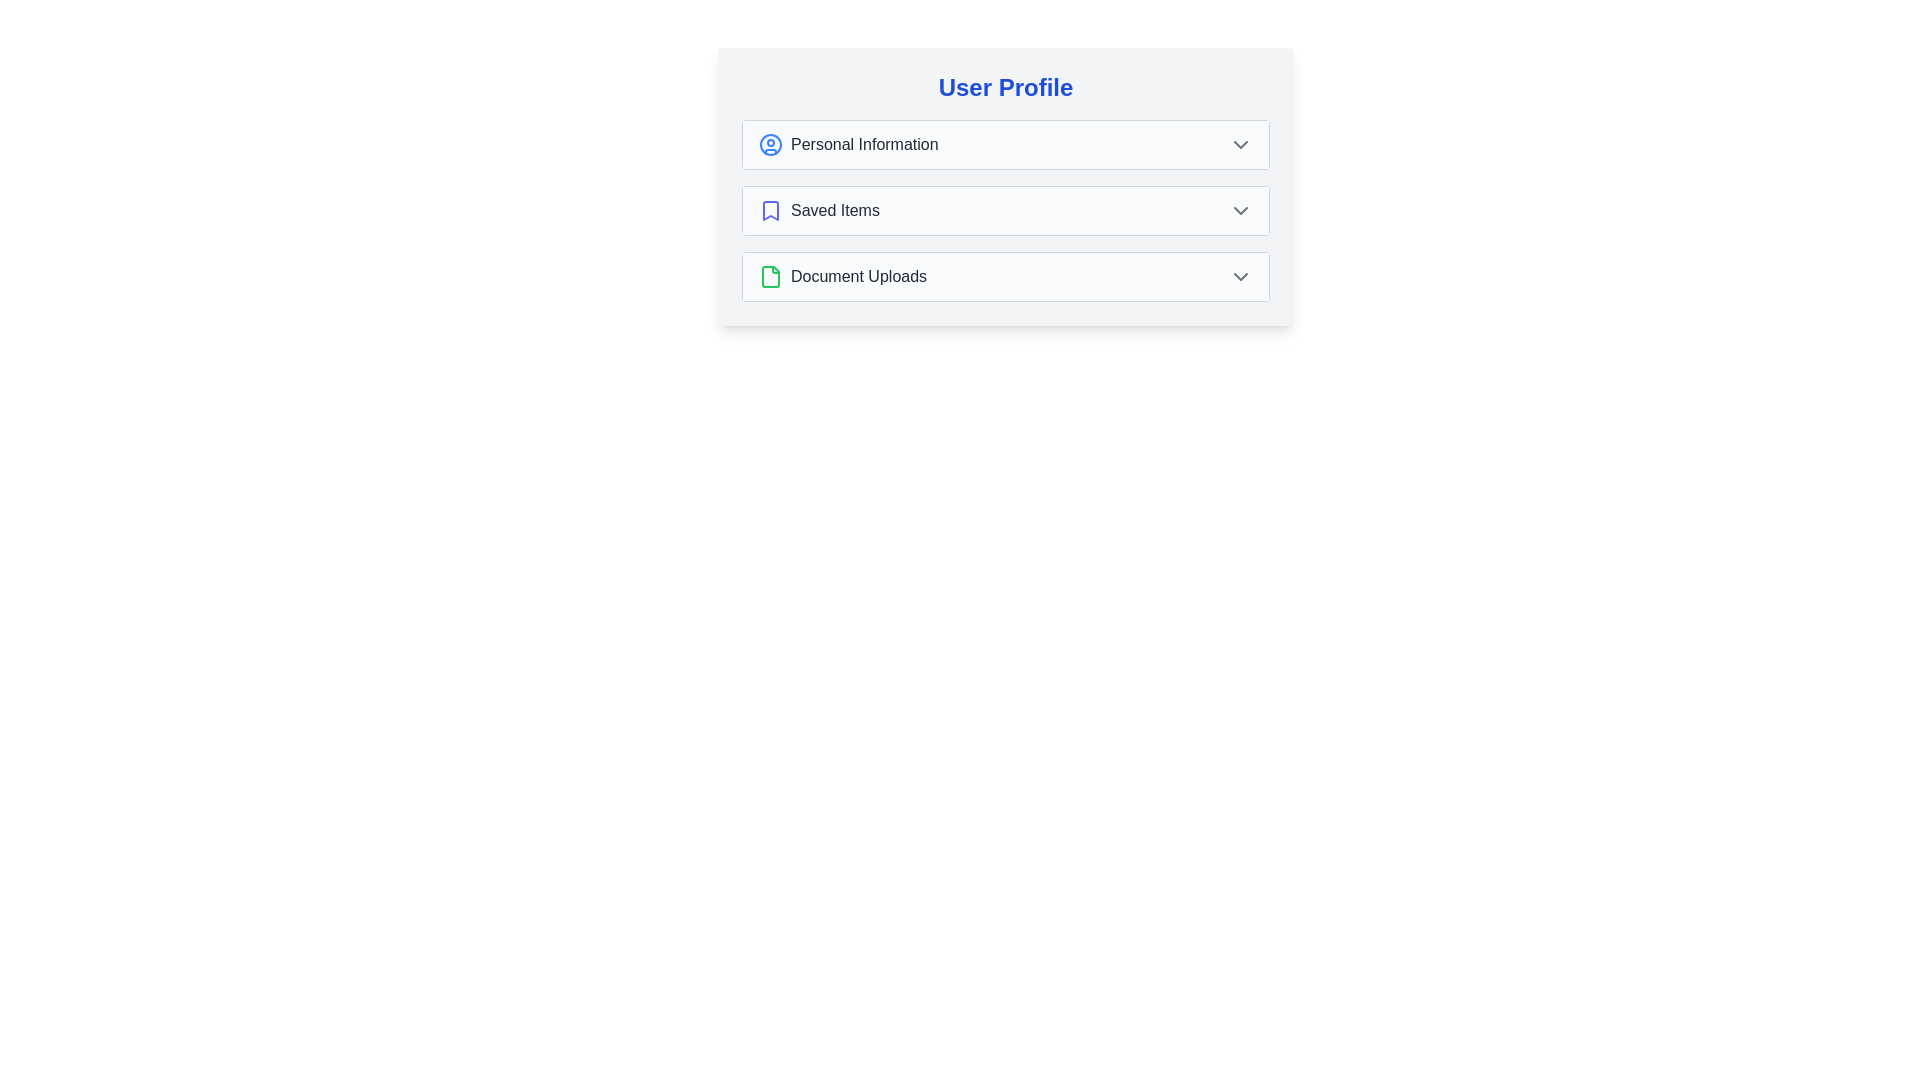 The width and height of the screenshot is (1920, 1080). I want to click on the 'Document Uploads' icon located at the beginning of the row in the user profile section's menu, so click(770, 277).